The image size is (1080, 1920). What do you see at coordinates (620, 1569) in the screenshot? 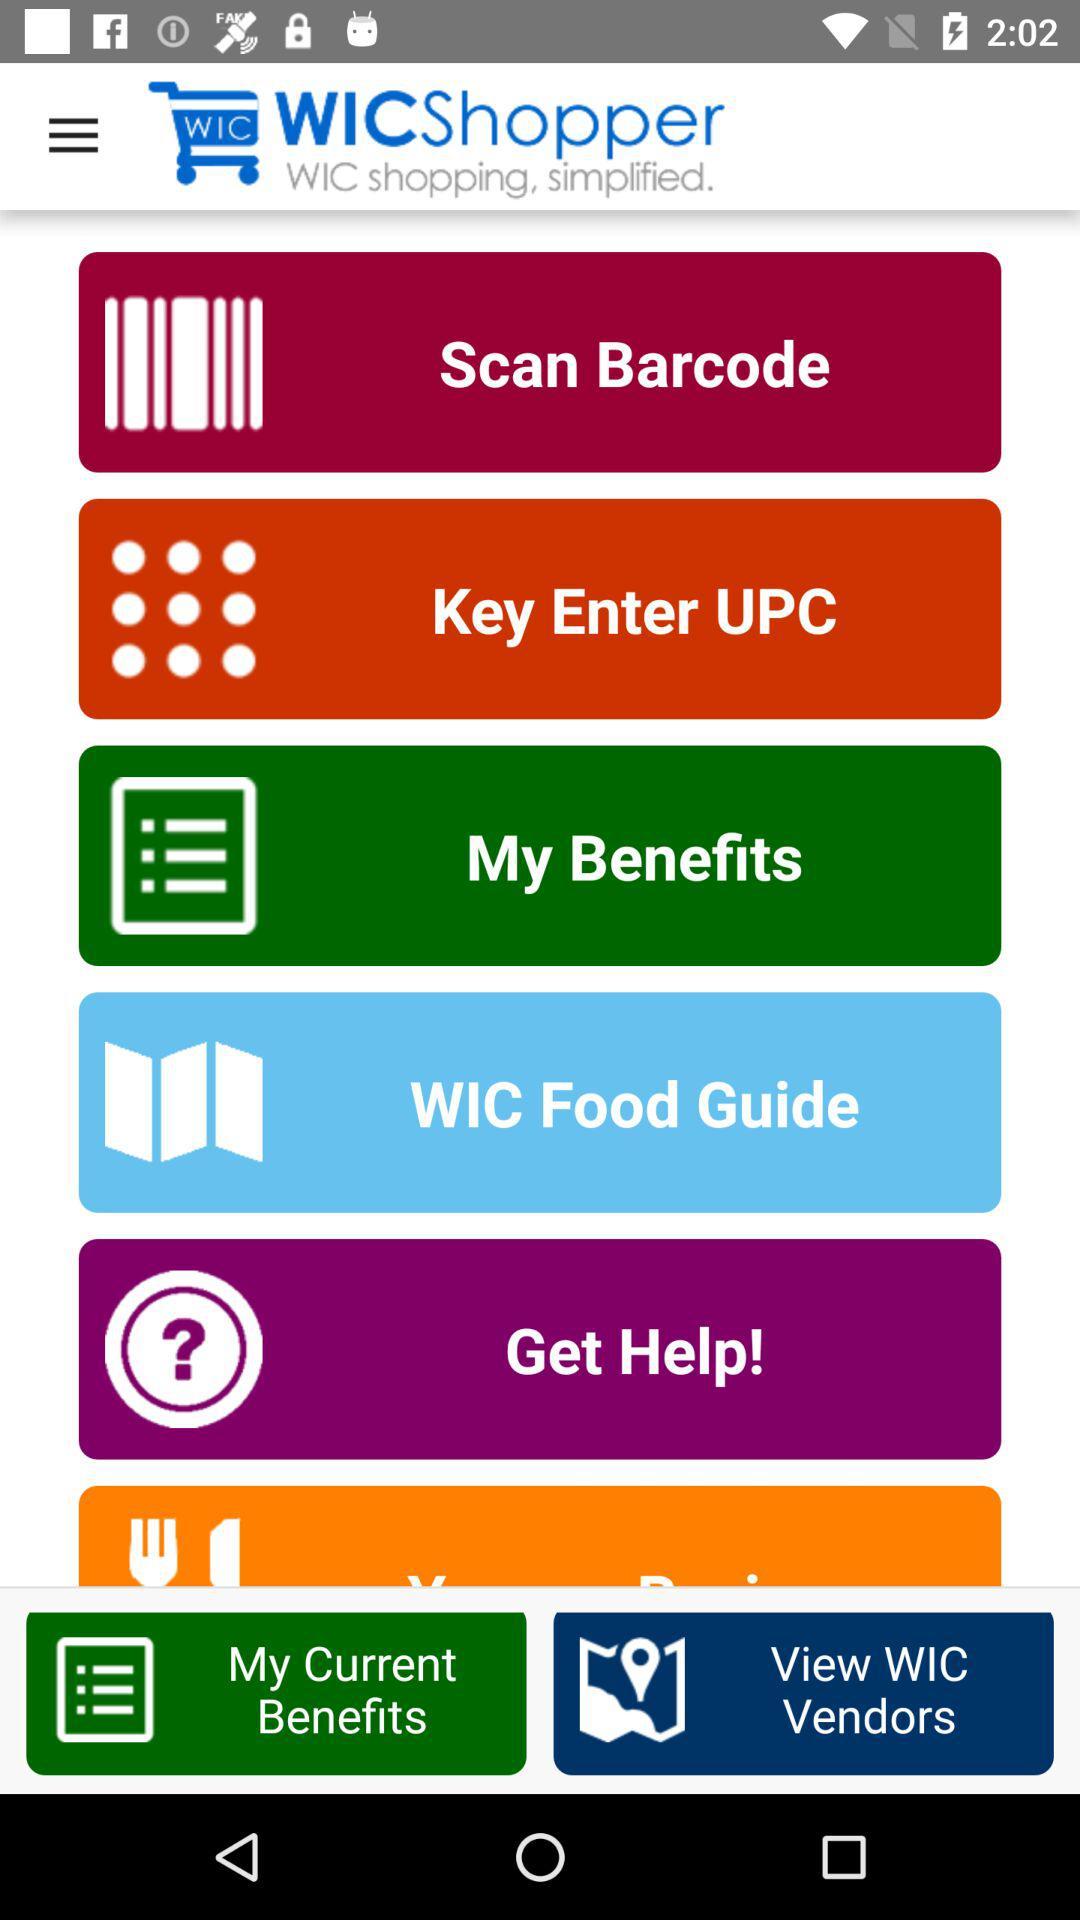
I see `the yummy recipes icon` at bounding box center [620, 1569].